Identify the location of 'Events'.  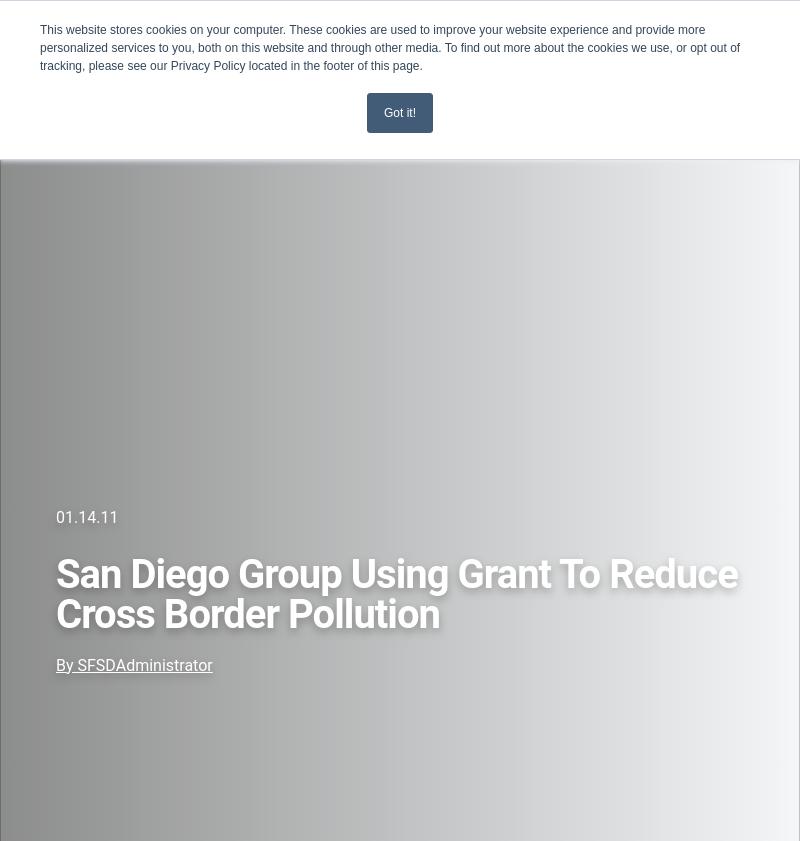
(42, 158).